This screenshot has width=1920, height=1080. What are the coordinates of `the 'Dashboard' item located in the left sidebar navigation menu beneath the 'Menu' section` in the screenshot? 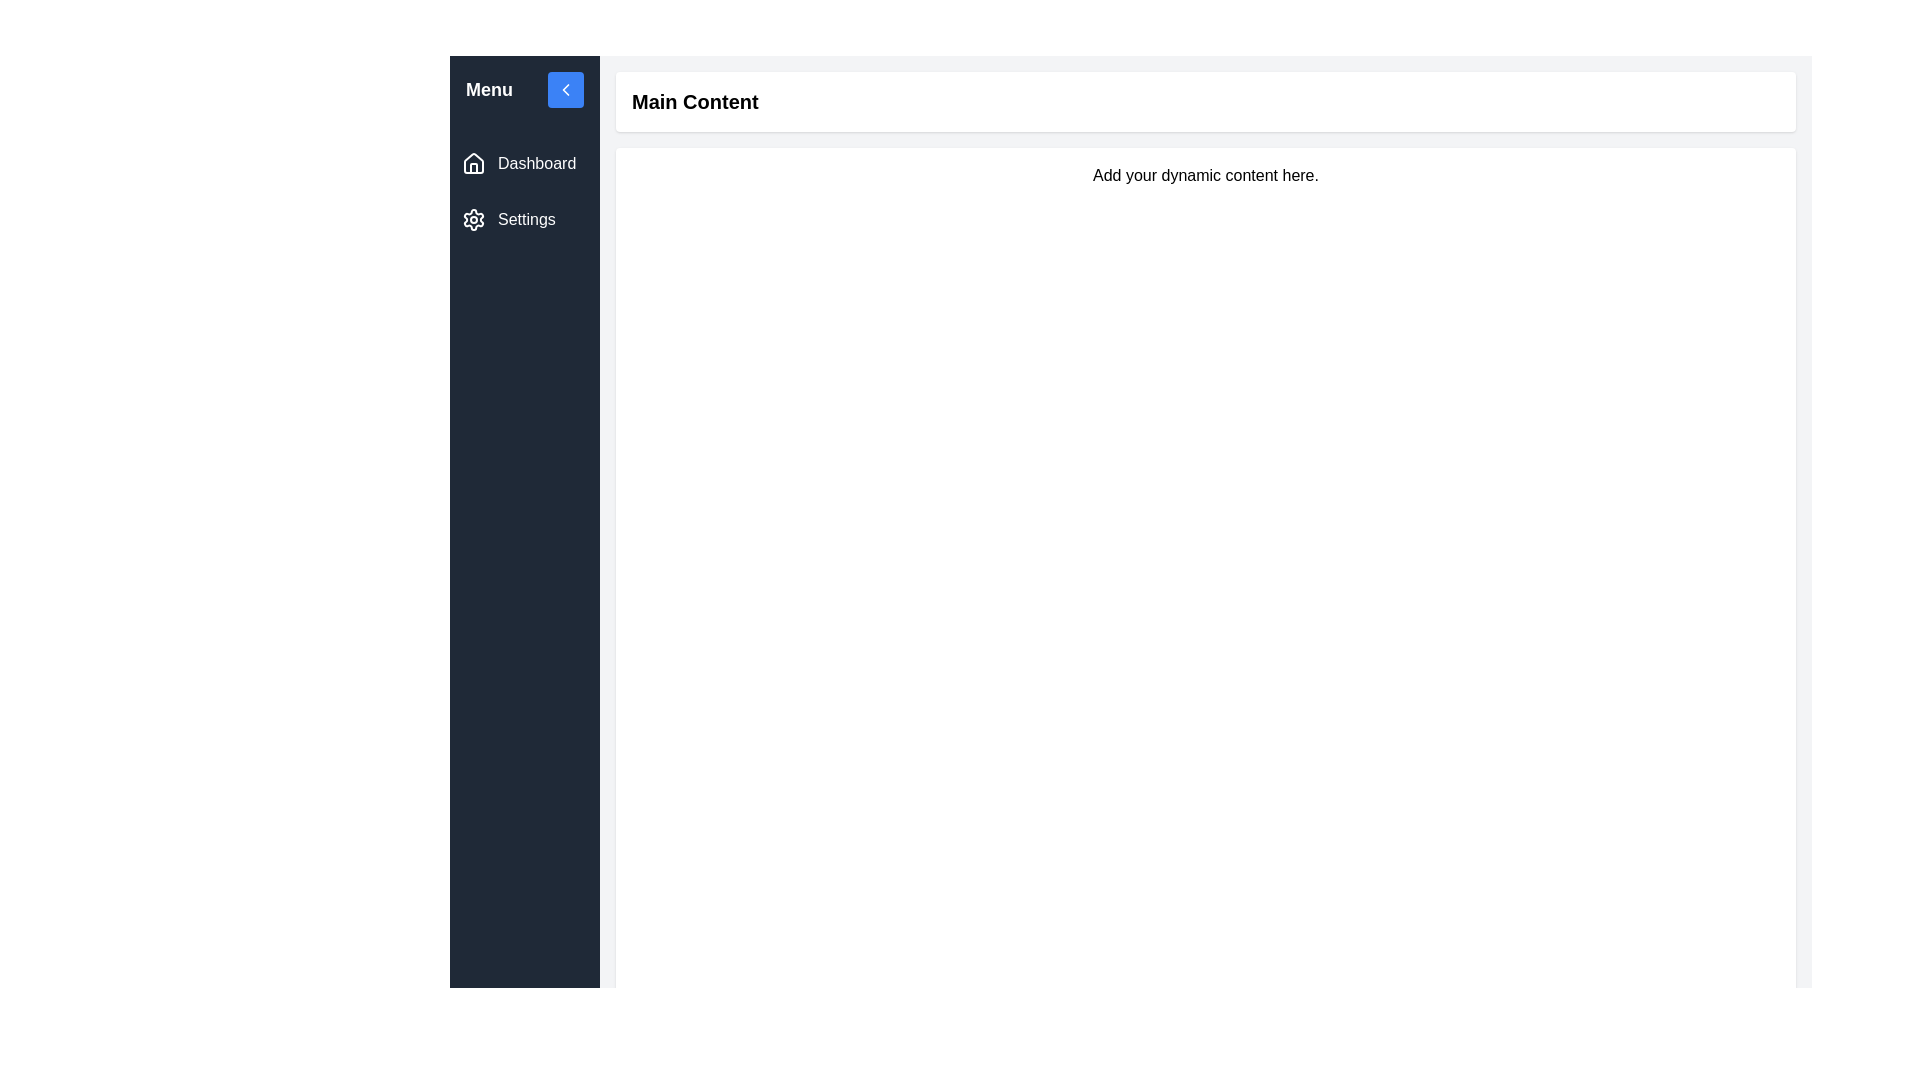 It's located at (524, 192).